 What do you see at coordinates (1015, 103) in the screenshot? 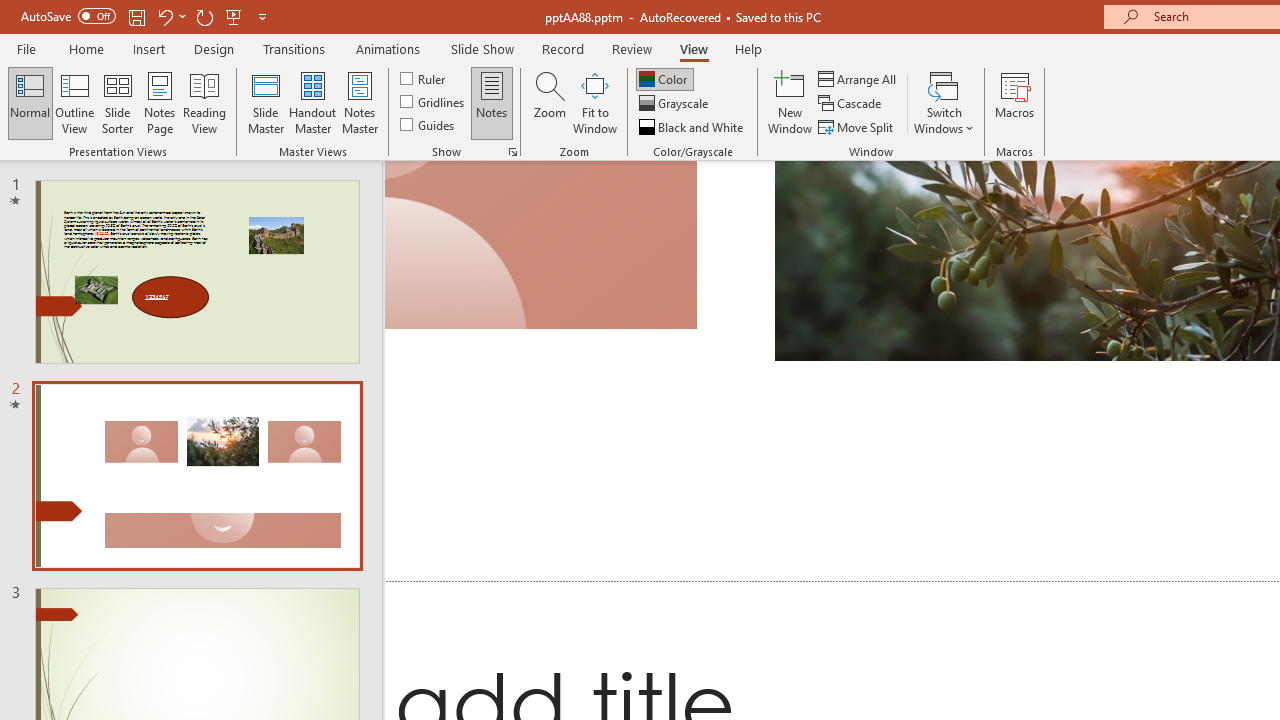
I see `'Macros'` at bounding box center [1015, 103].